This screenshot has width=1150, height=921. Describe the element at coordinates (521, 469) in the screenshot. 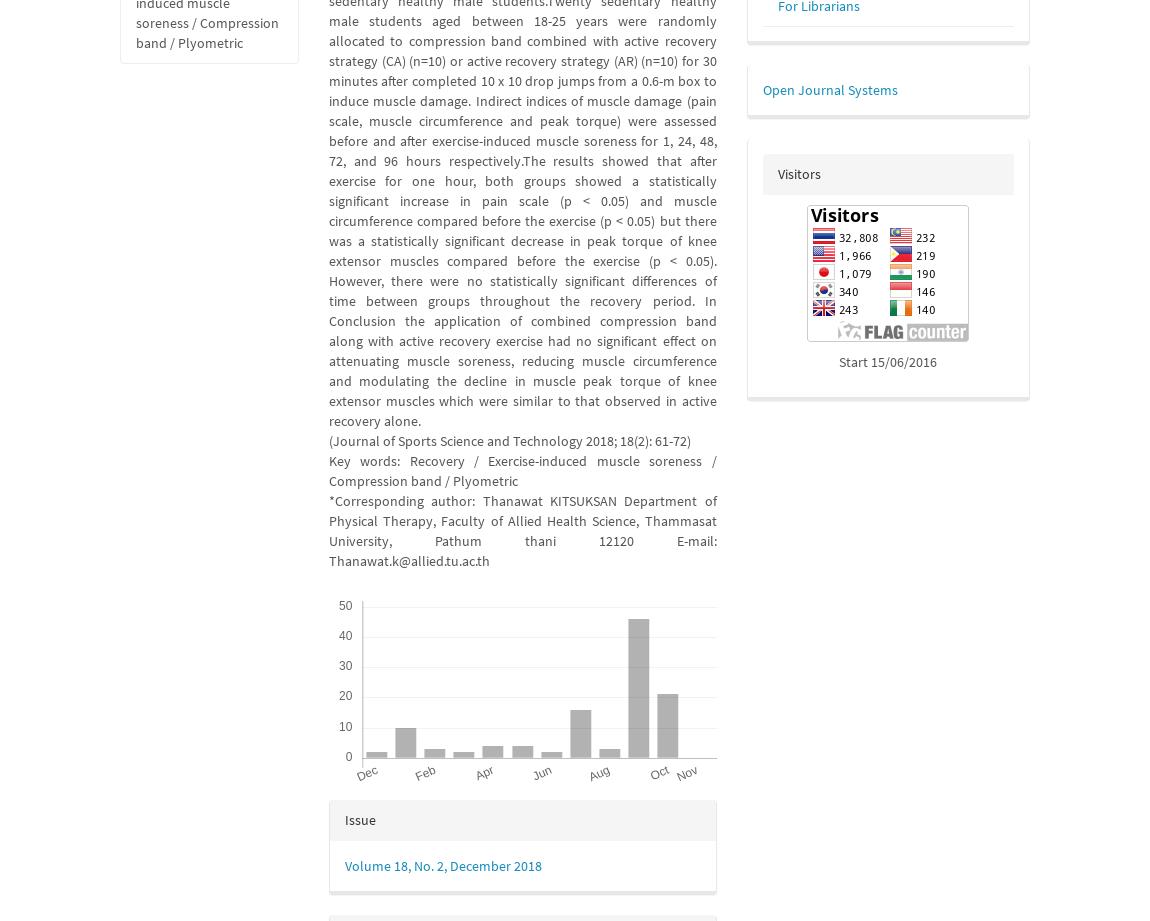

I see `'Key words: Recovery / Exercise-induced muscle soreness / Compression band / Plyometric'` at that location.